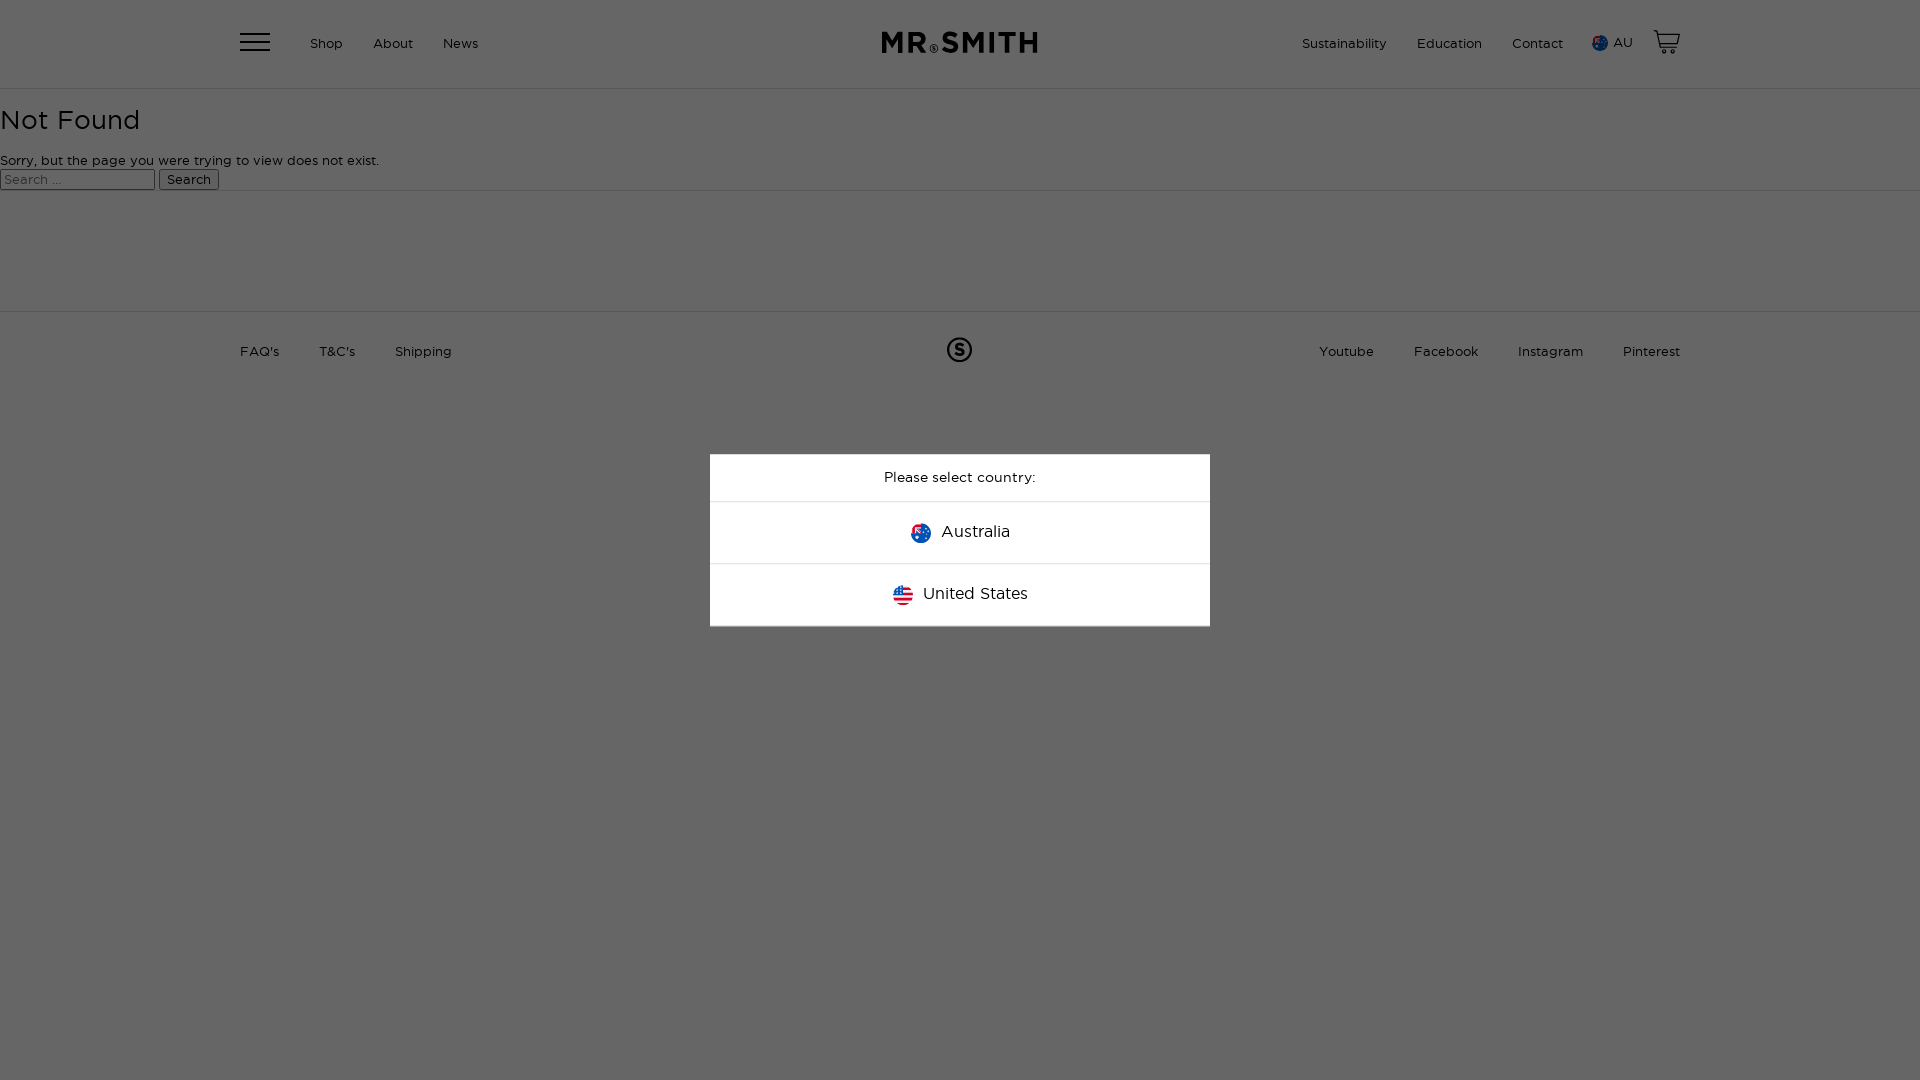 The image size is (1920, 1080). I want to click on 'Instagram', so click(1517, 350).